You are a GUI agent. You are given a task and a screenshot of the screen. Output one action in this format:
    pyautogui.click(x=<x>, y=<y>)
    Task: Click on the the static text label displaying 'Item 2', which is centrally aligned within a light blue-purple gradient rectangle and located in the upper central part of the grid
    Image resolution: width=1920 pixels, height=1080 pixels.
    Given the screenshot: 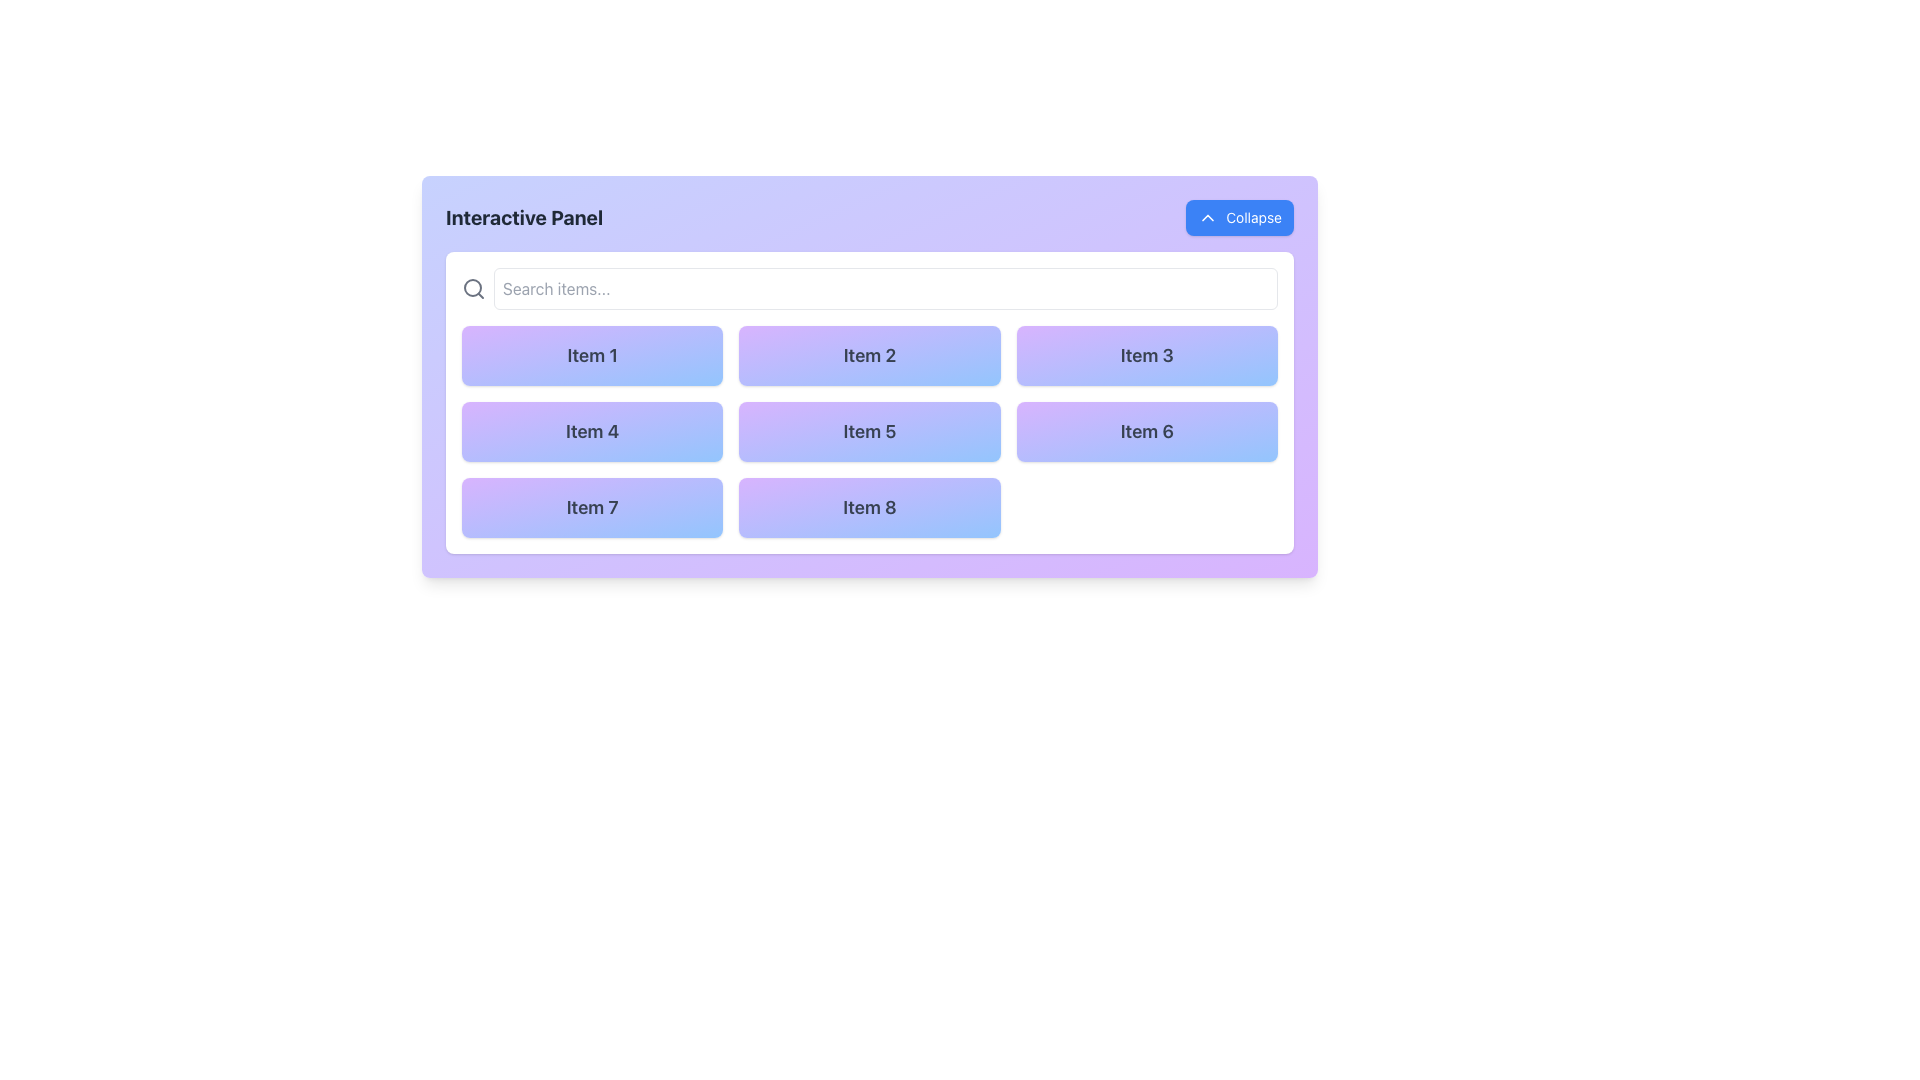 What is the action you would take?
    pyautogui.click(x=869, y=354)
    